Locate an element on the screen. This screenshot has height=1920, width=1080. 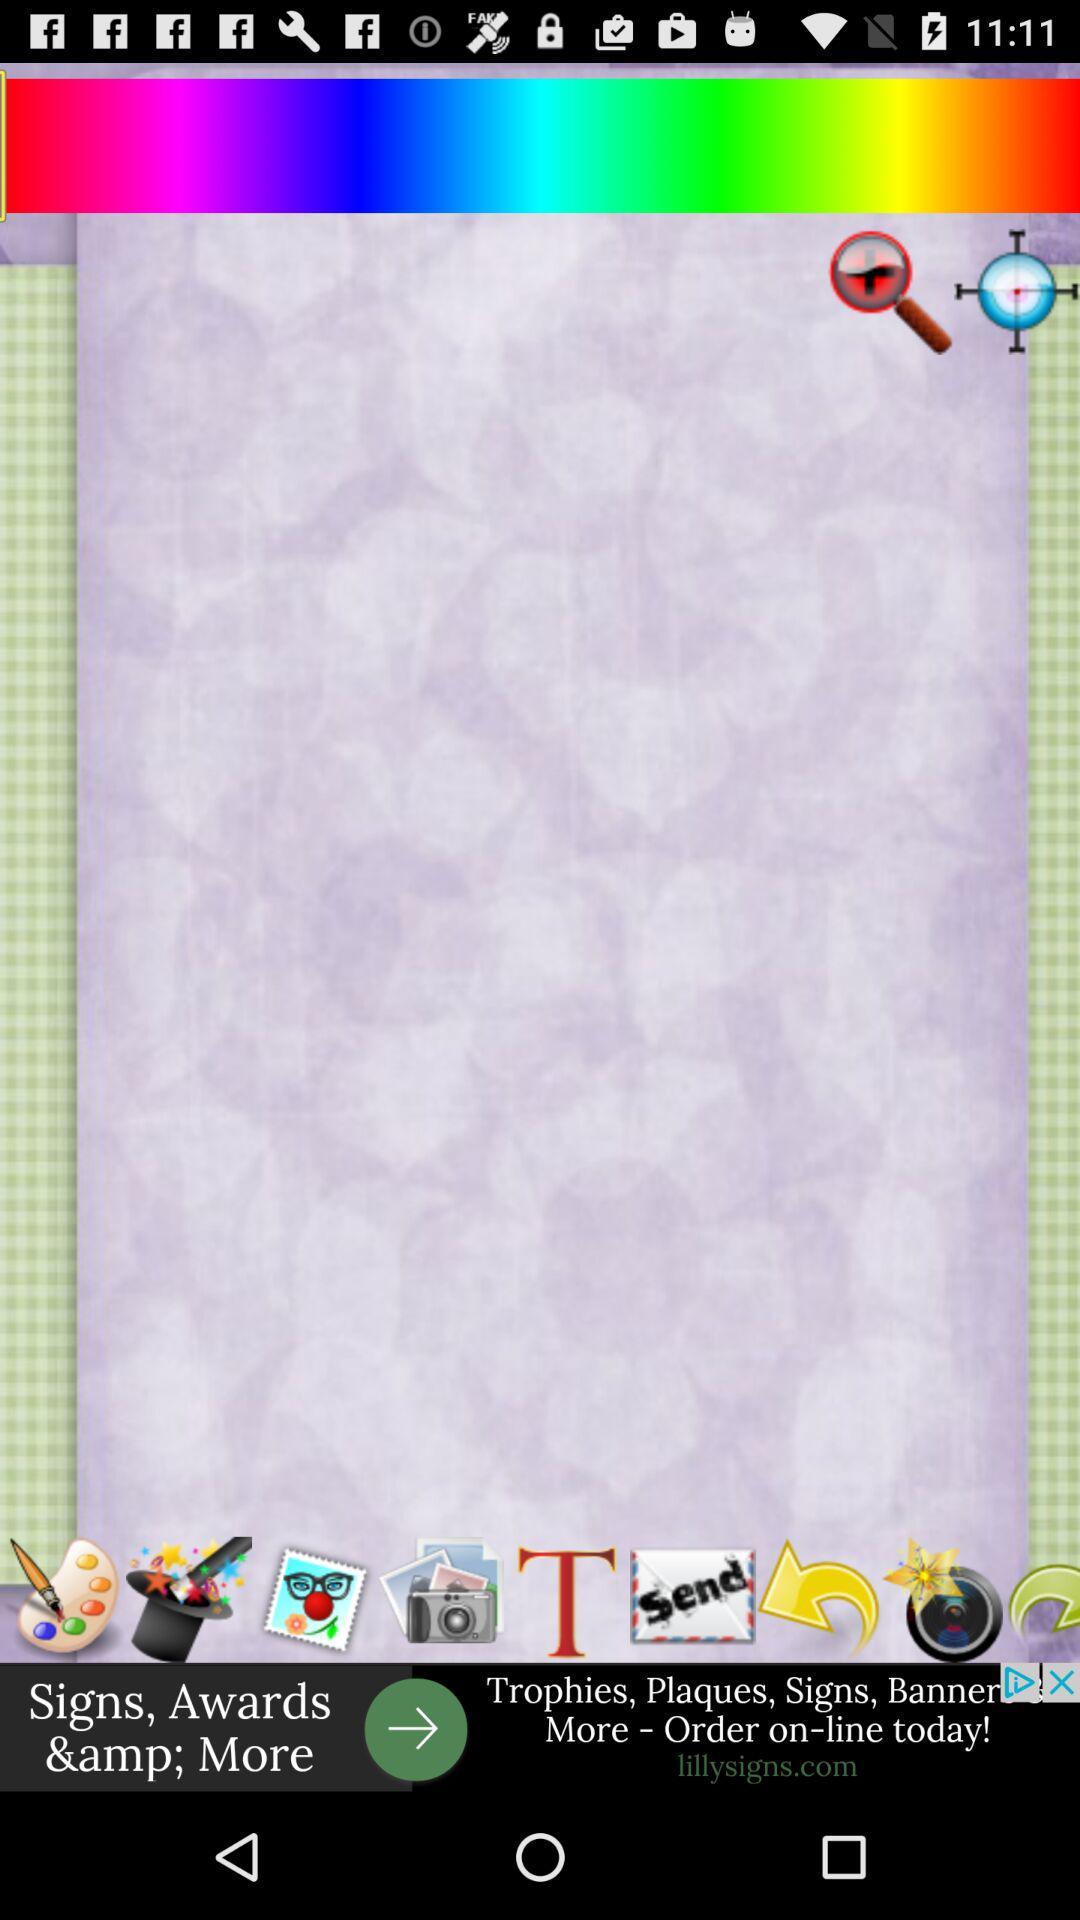
the zoom_out icon is located at coordinates (890, 311).